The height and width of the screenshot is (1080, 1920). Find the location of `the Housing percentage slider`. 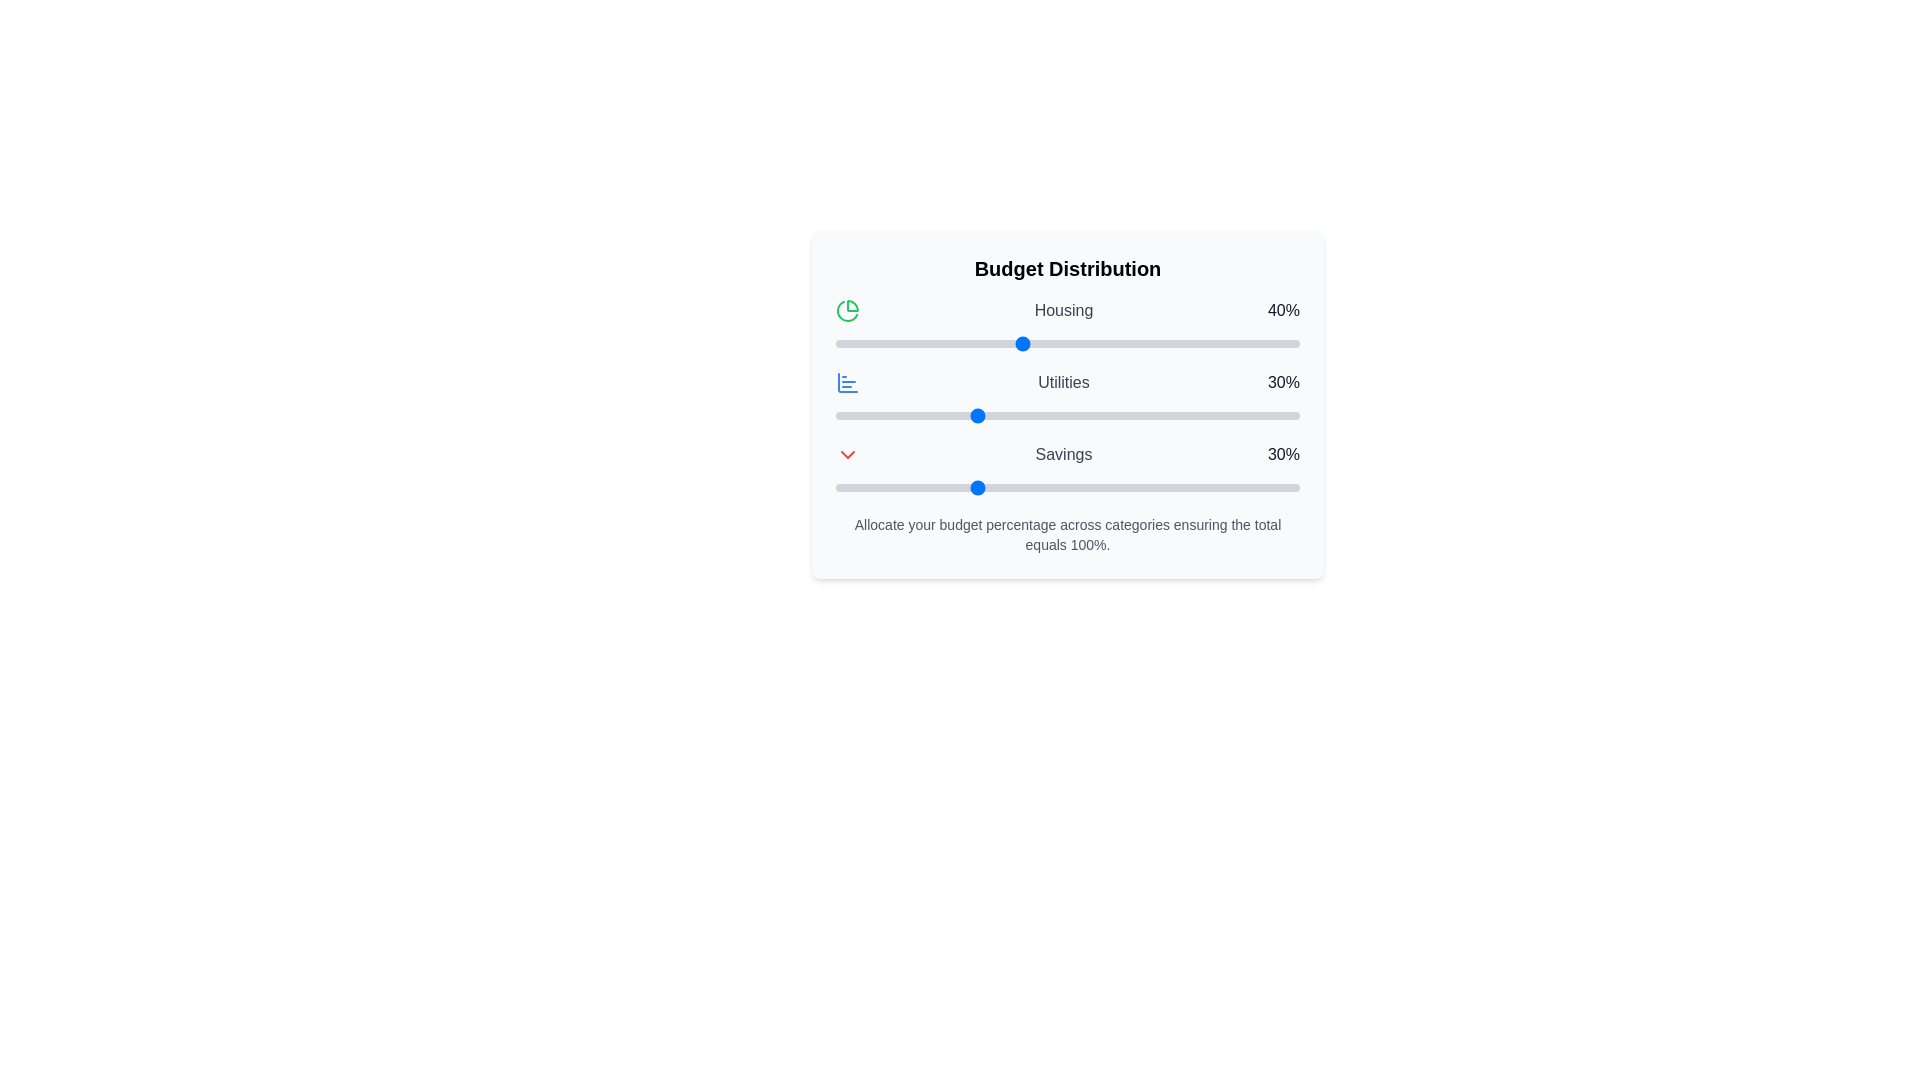

the Housing percentage slider is located at coordinates (984, 342).